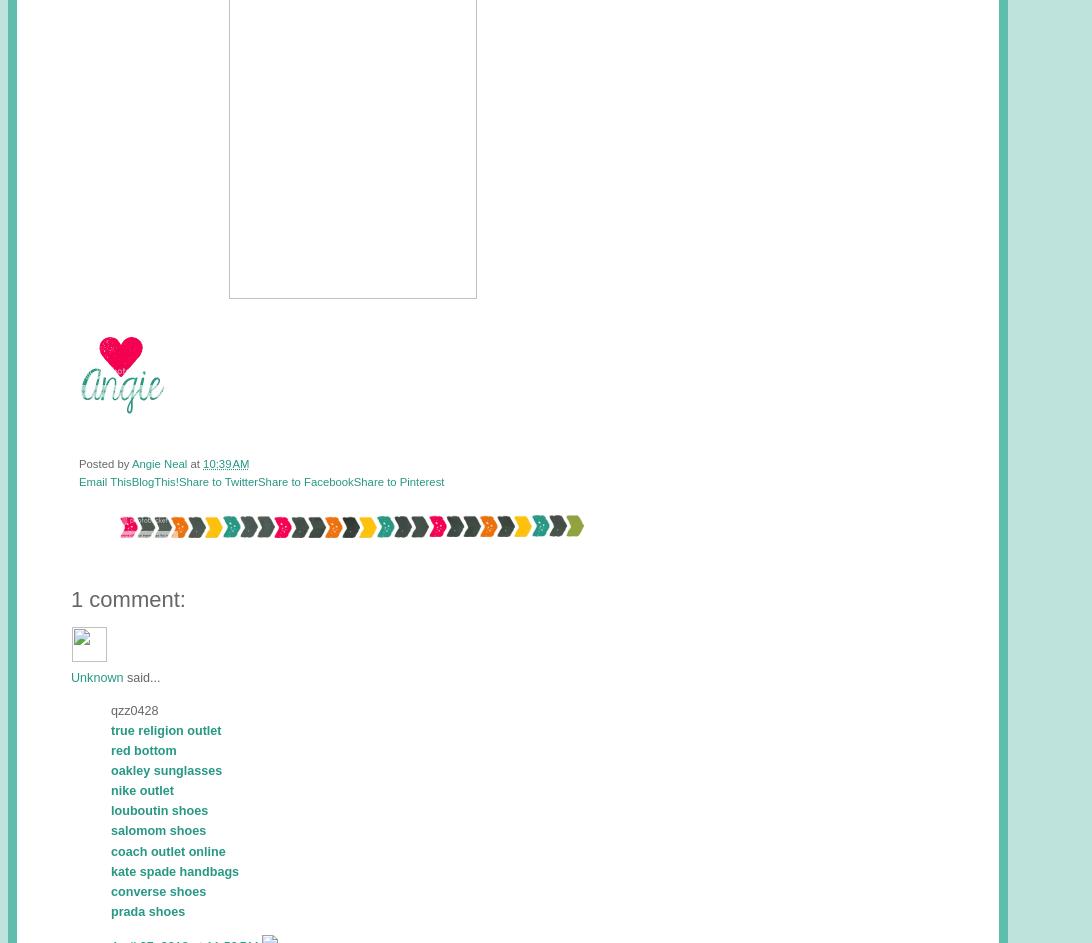 The image size is (1092, 943). What do you see at coordinates (127, 598) in the screenshot?
I see `'1 comment:'` at bounding box center [127, 598].